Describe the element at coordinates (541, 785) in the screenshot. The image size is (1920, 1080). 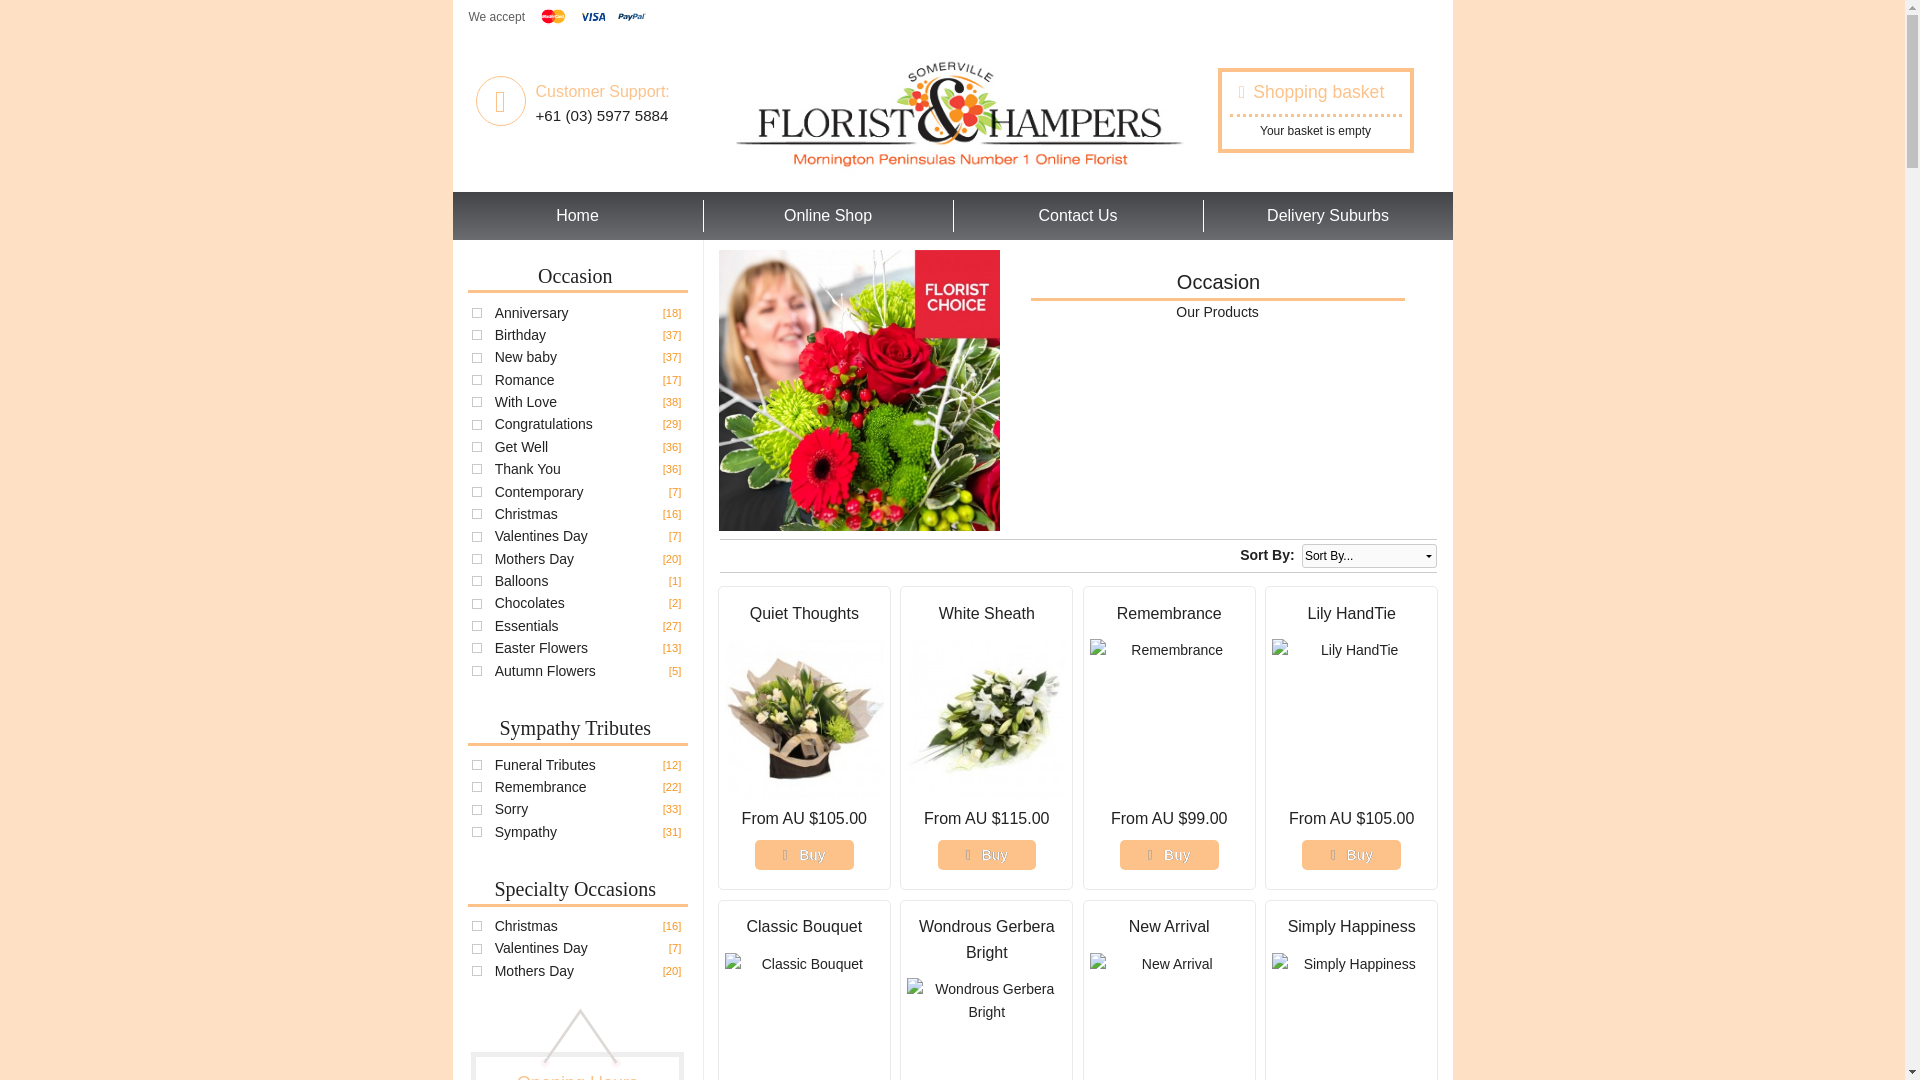
I see `'Remembrance` at that location.